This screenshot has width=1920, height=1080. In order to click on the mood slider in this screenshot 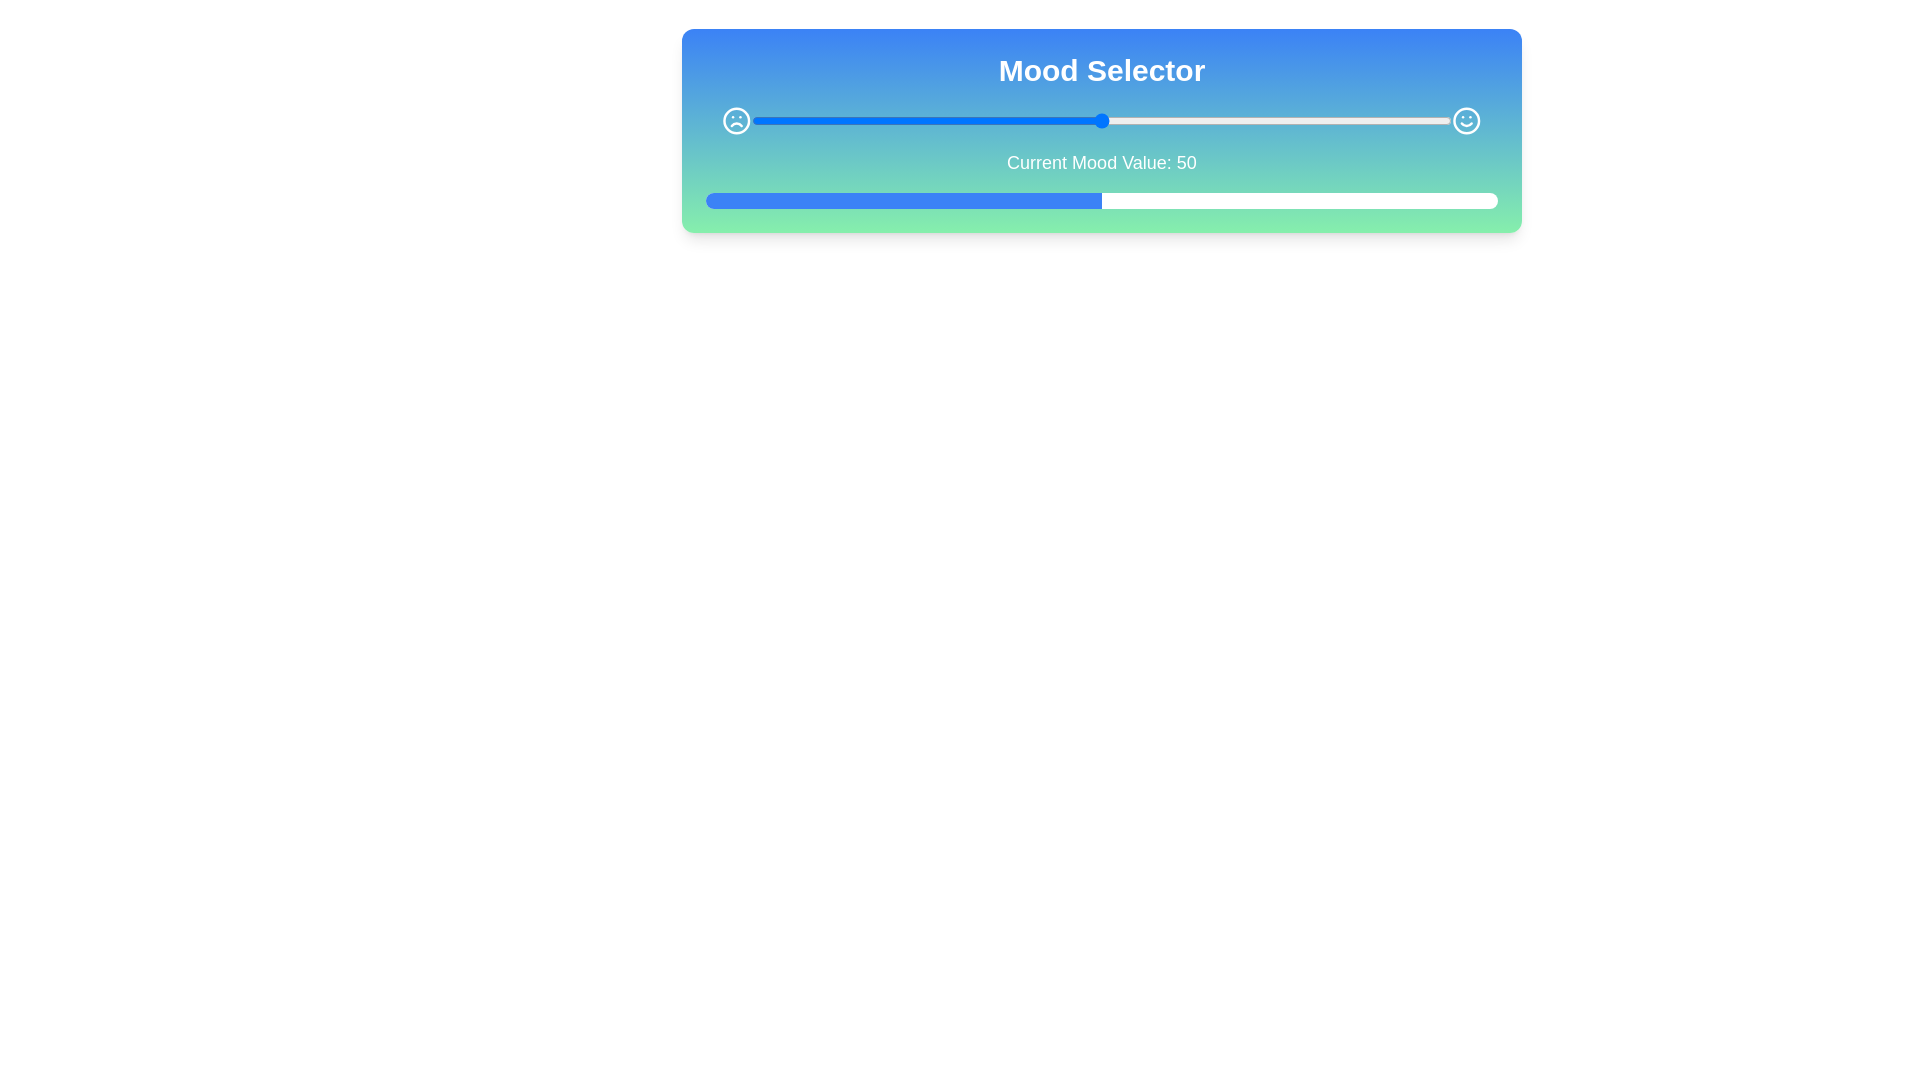, I will do `click(1388, 120)`.